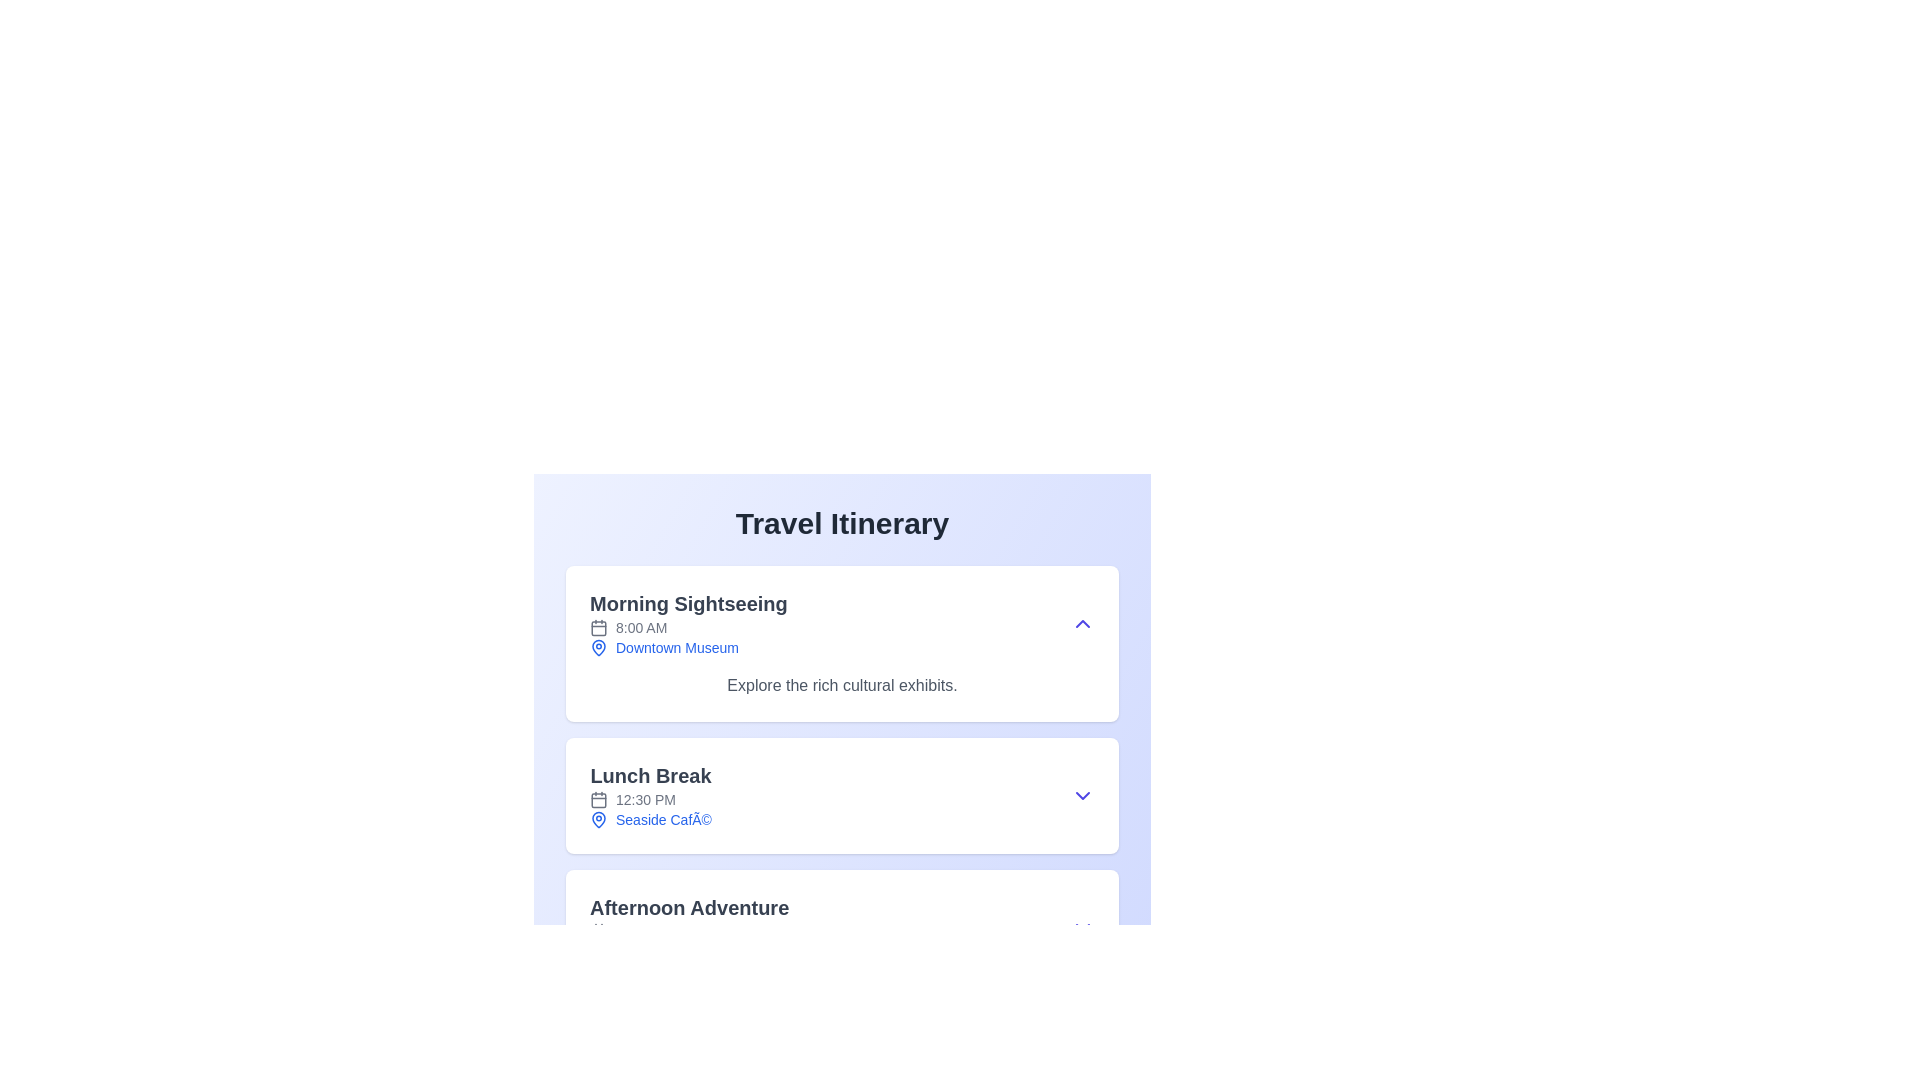 The image size is (1920, 1080). What do you see at coordinates (1082, 623) in the screenshot?
I see `the toggle button for expanding or collapsing details related to the 'Morning Sightseeing' activity, positioned to the far-right of the section` at bounding box center [1082, 623].